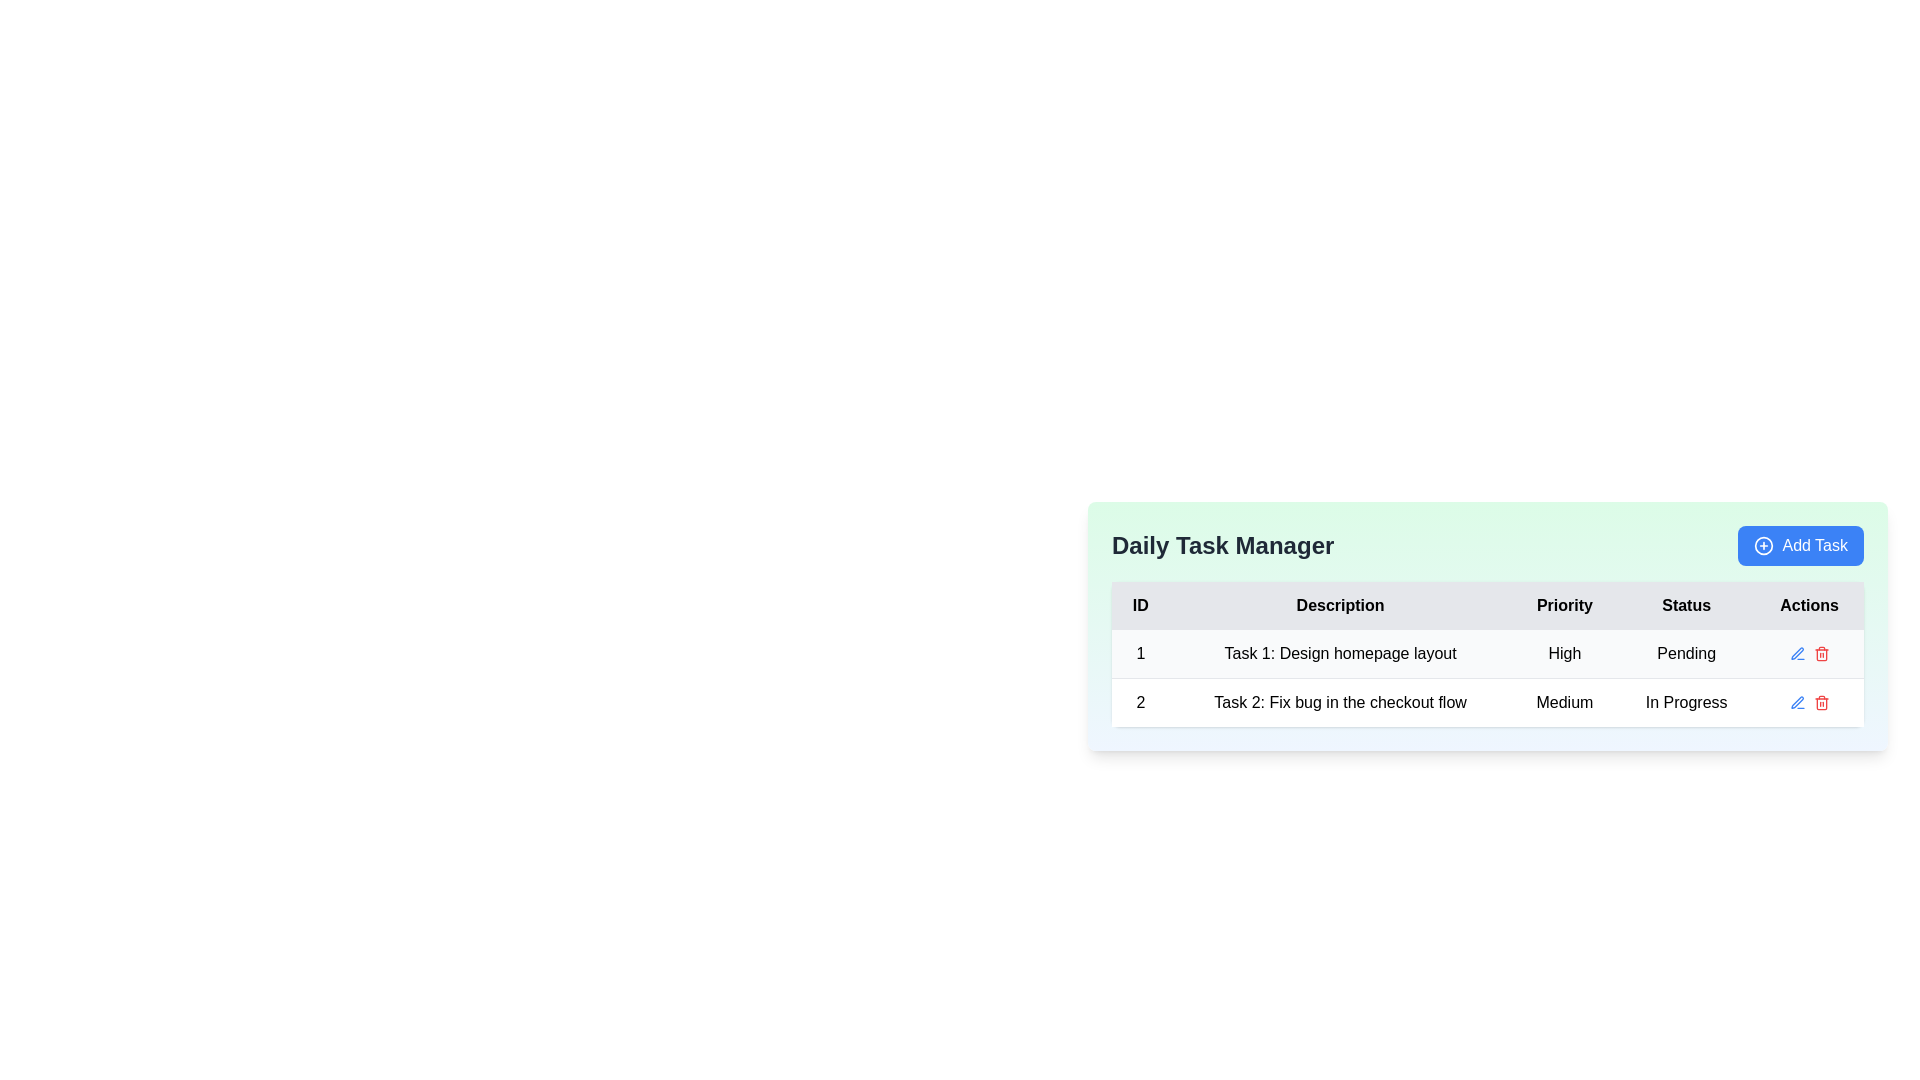  Describe the element at coordinates (1563, 604) in the screenshot. I see `the 'Task Priority' text label, which is the third column header in the table, located between 'Description' and 'Status'` at that location.